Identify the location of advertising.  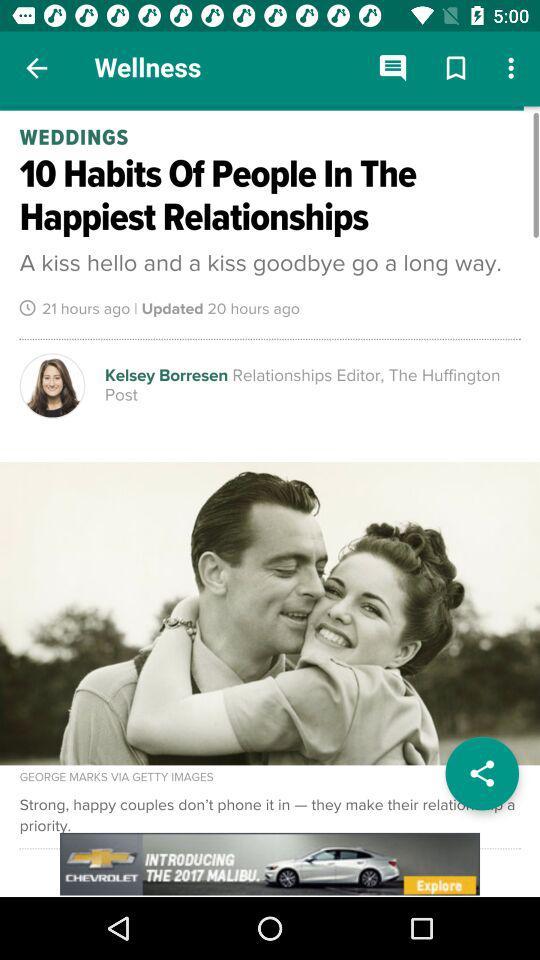
(270, 863).